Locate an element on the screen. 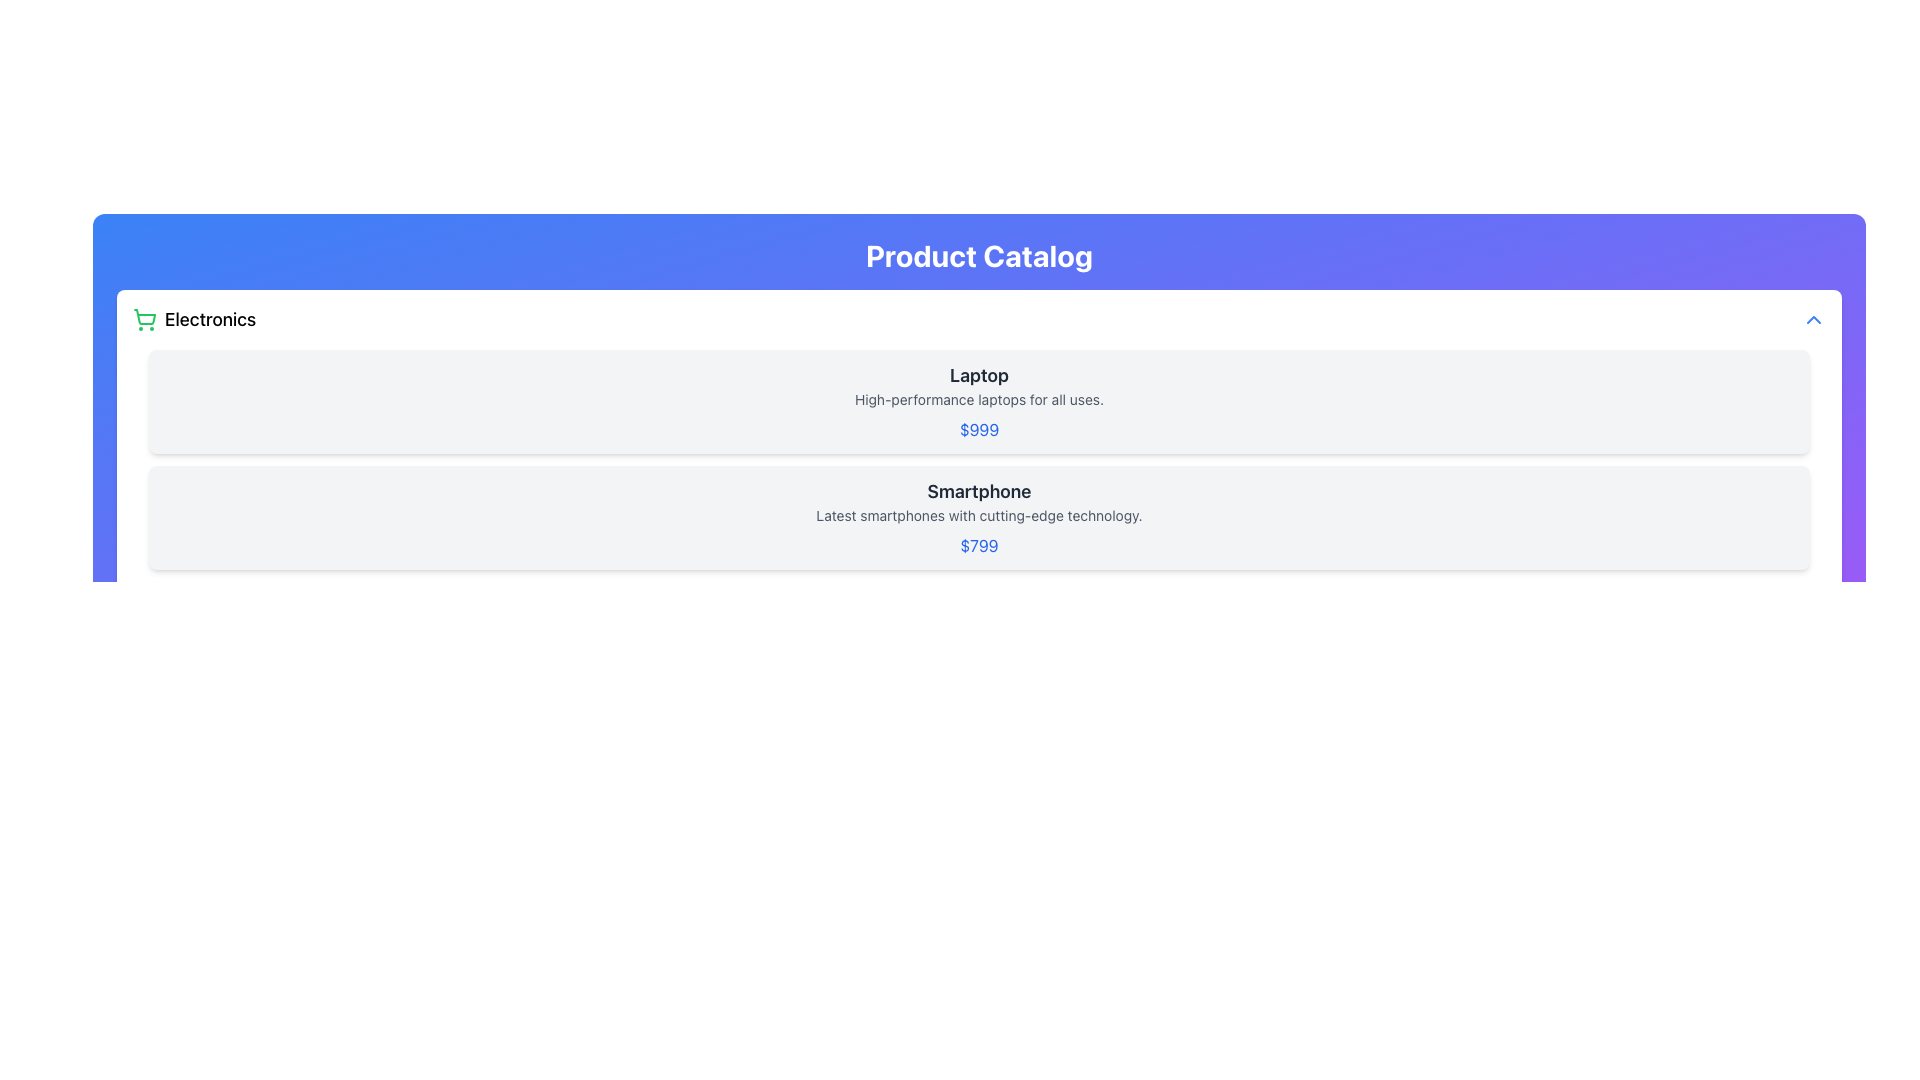  the icon indicating the state of the 'Electronics' panel, positioned on the farthest right-hand side of the header area, adjacent to the text 'Electronics' is located at coordinates (1814, 319).